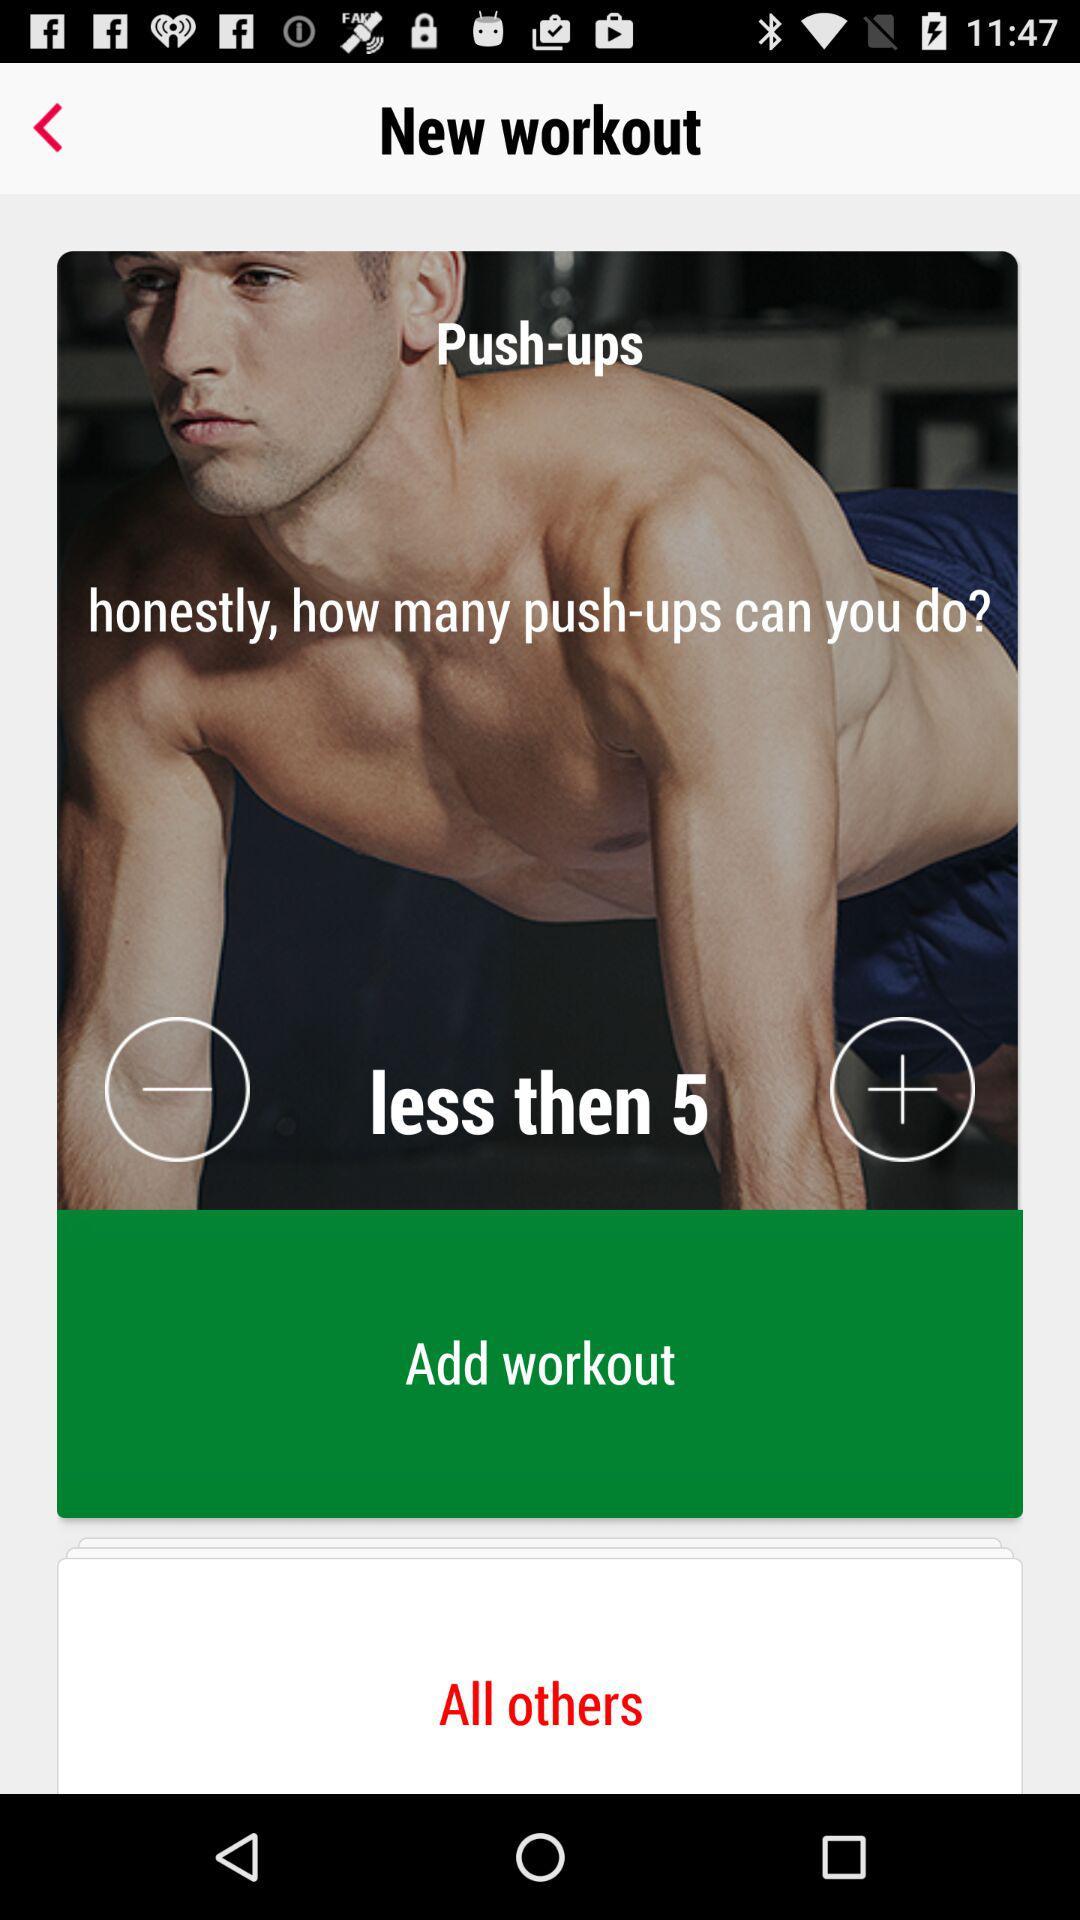  What do you see at coordinates (540, 1368) in the screenshot?
I see `add workout button` at bounding box center [540, 1368].